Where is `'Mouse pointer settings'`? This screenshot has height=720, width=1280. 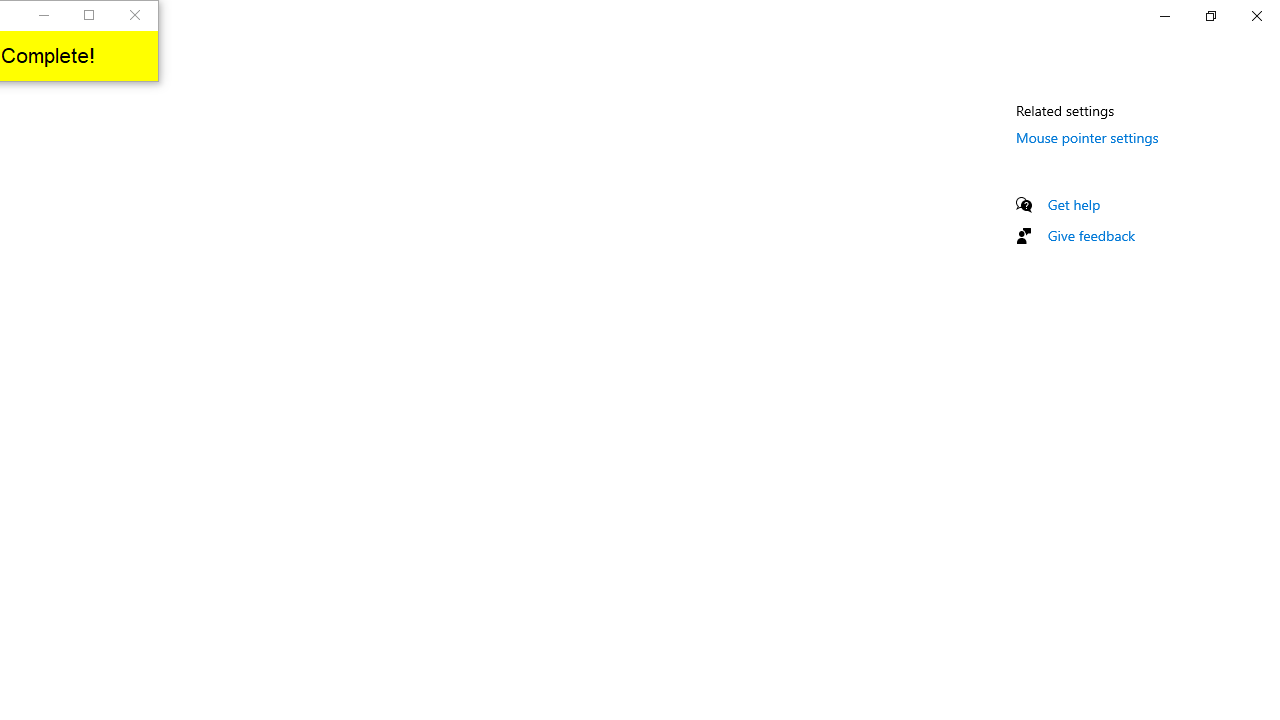
'Mouse pointer settings' is located at coordinates (1086, 136).